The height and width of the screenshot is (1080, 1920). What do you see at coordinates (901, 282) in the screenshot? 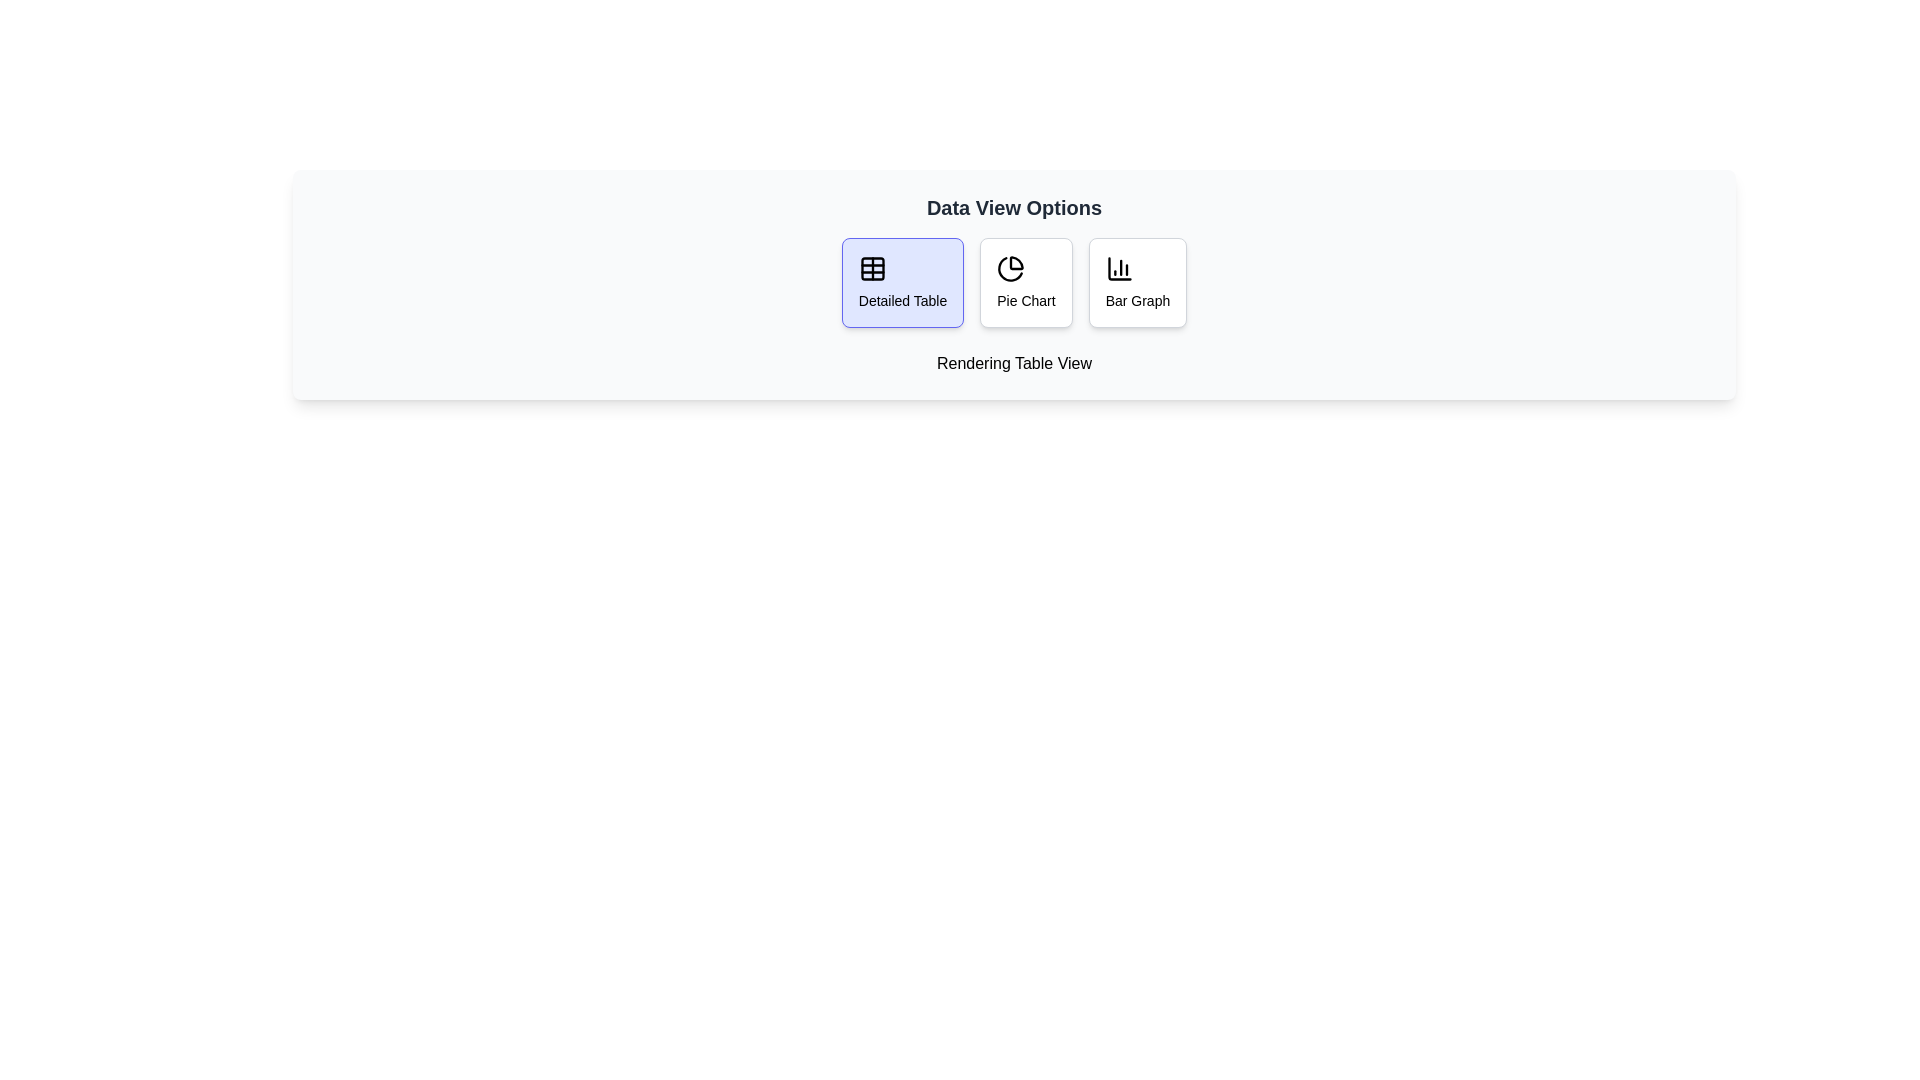
I see `the Detailed Table button to preview its effect` at bounding box center [901, 282].